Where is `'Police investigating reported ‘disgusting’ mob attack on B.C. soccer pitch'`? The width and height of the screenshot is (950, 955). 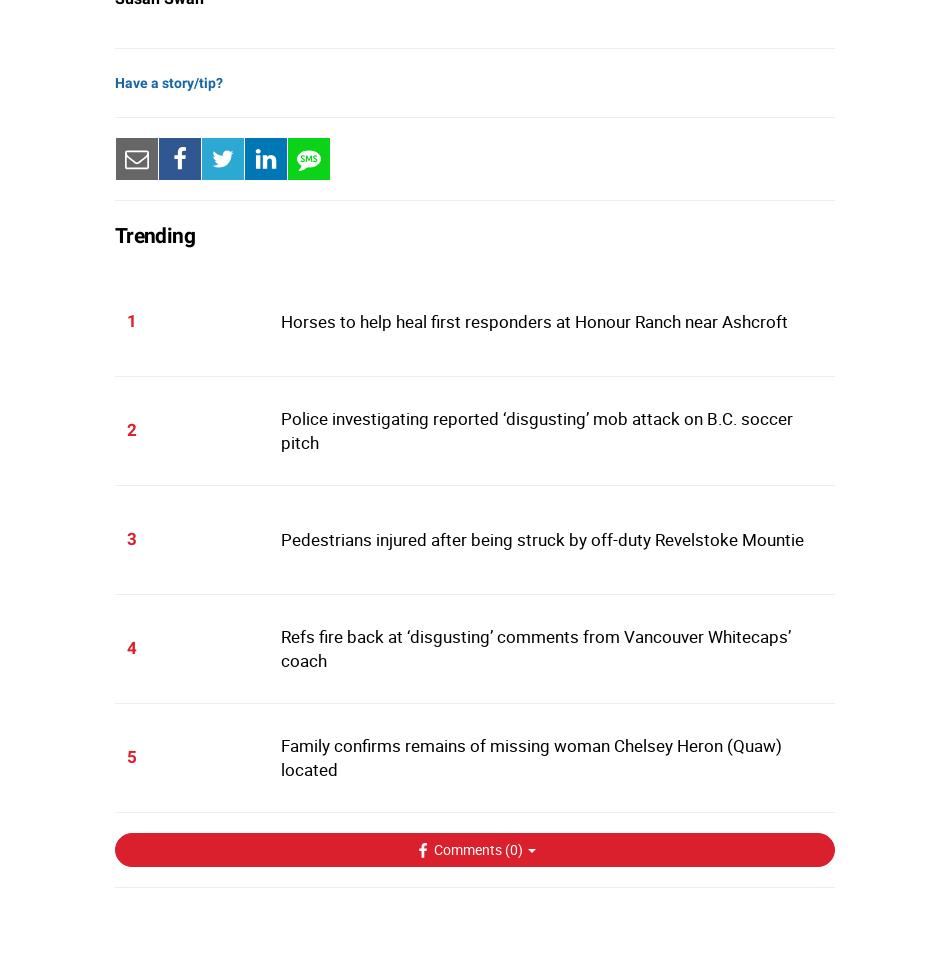
'Police investigating reported ‘disgusting’ mob attack on B.C. soccer pitch' is located at coordinates (278, 429).